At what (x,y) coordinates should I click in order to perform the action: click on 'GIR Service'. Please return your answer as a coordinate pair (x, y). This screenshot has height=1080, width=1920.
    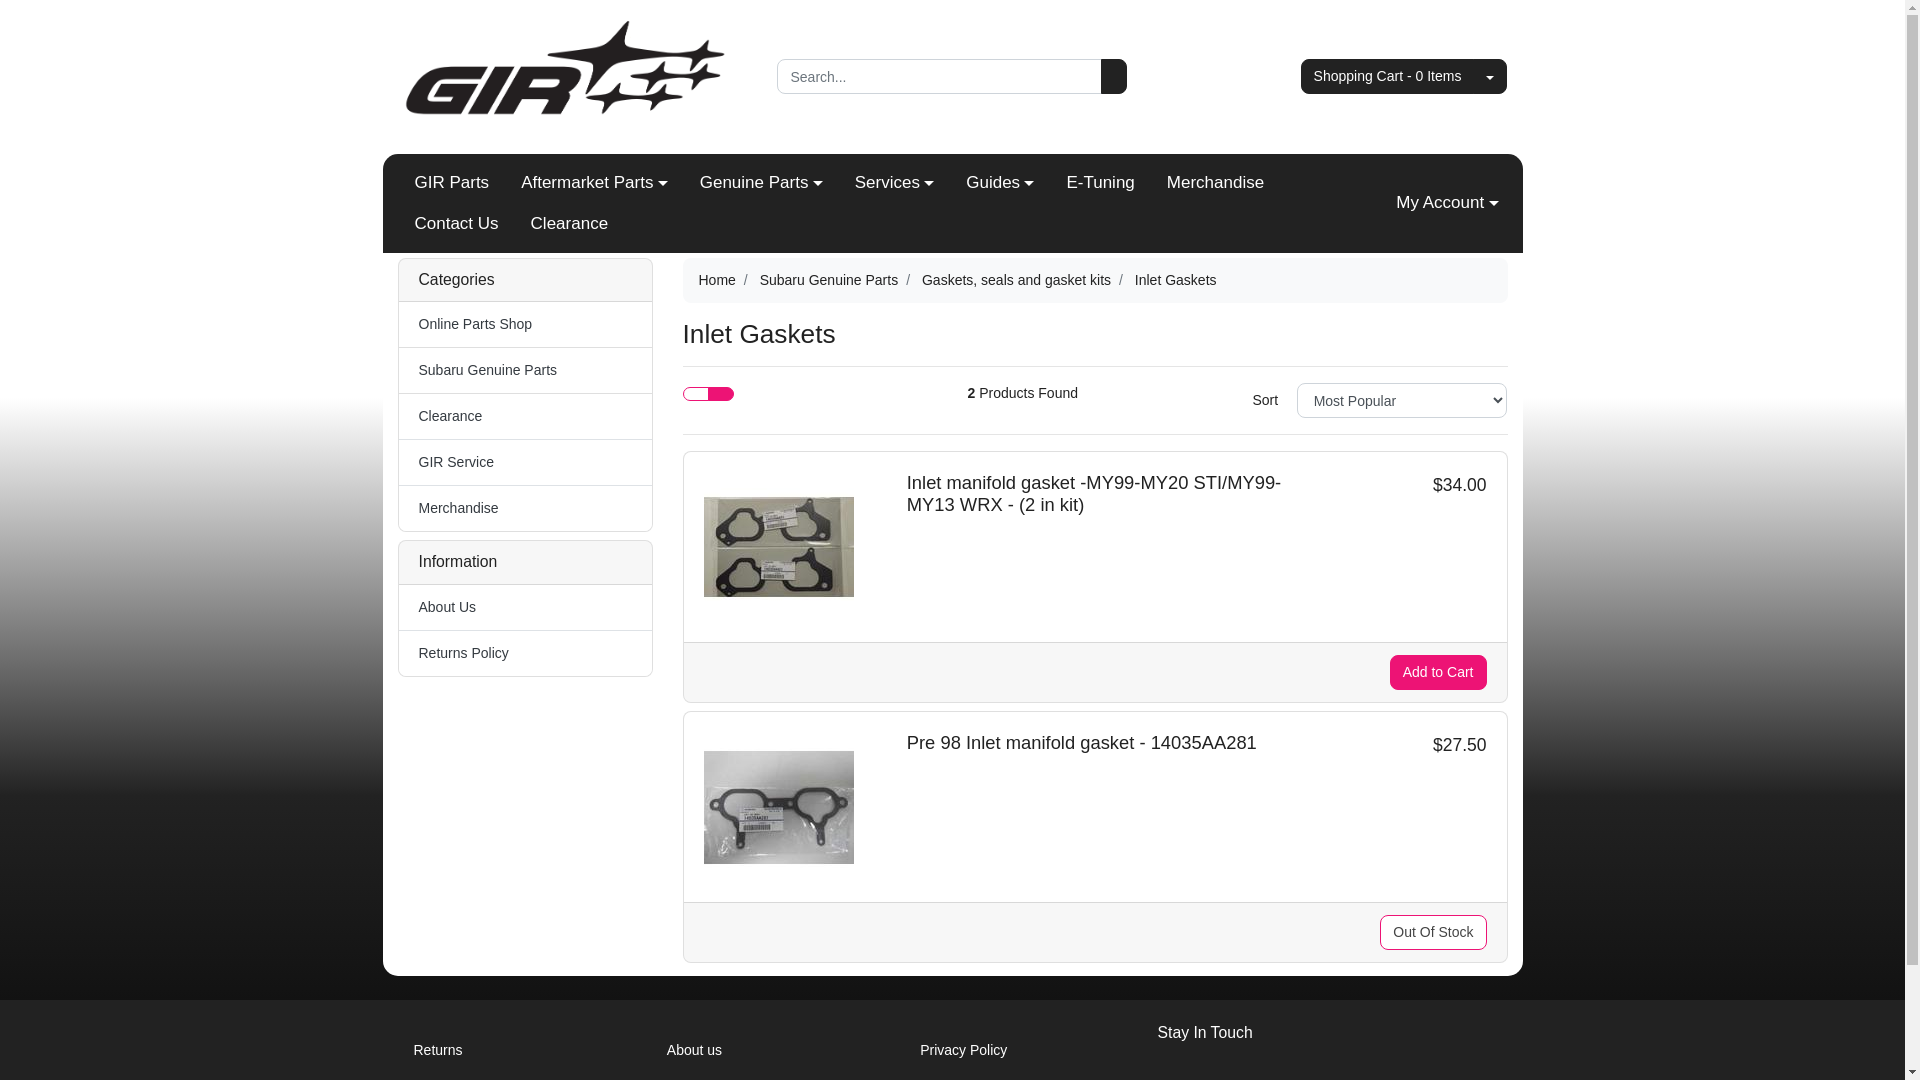
    Looking at the image, I should click on (524, 462).